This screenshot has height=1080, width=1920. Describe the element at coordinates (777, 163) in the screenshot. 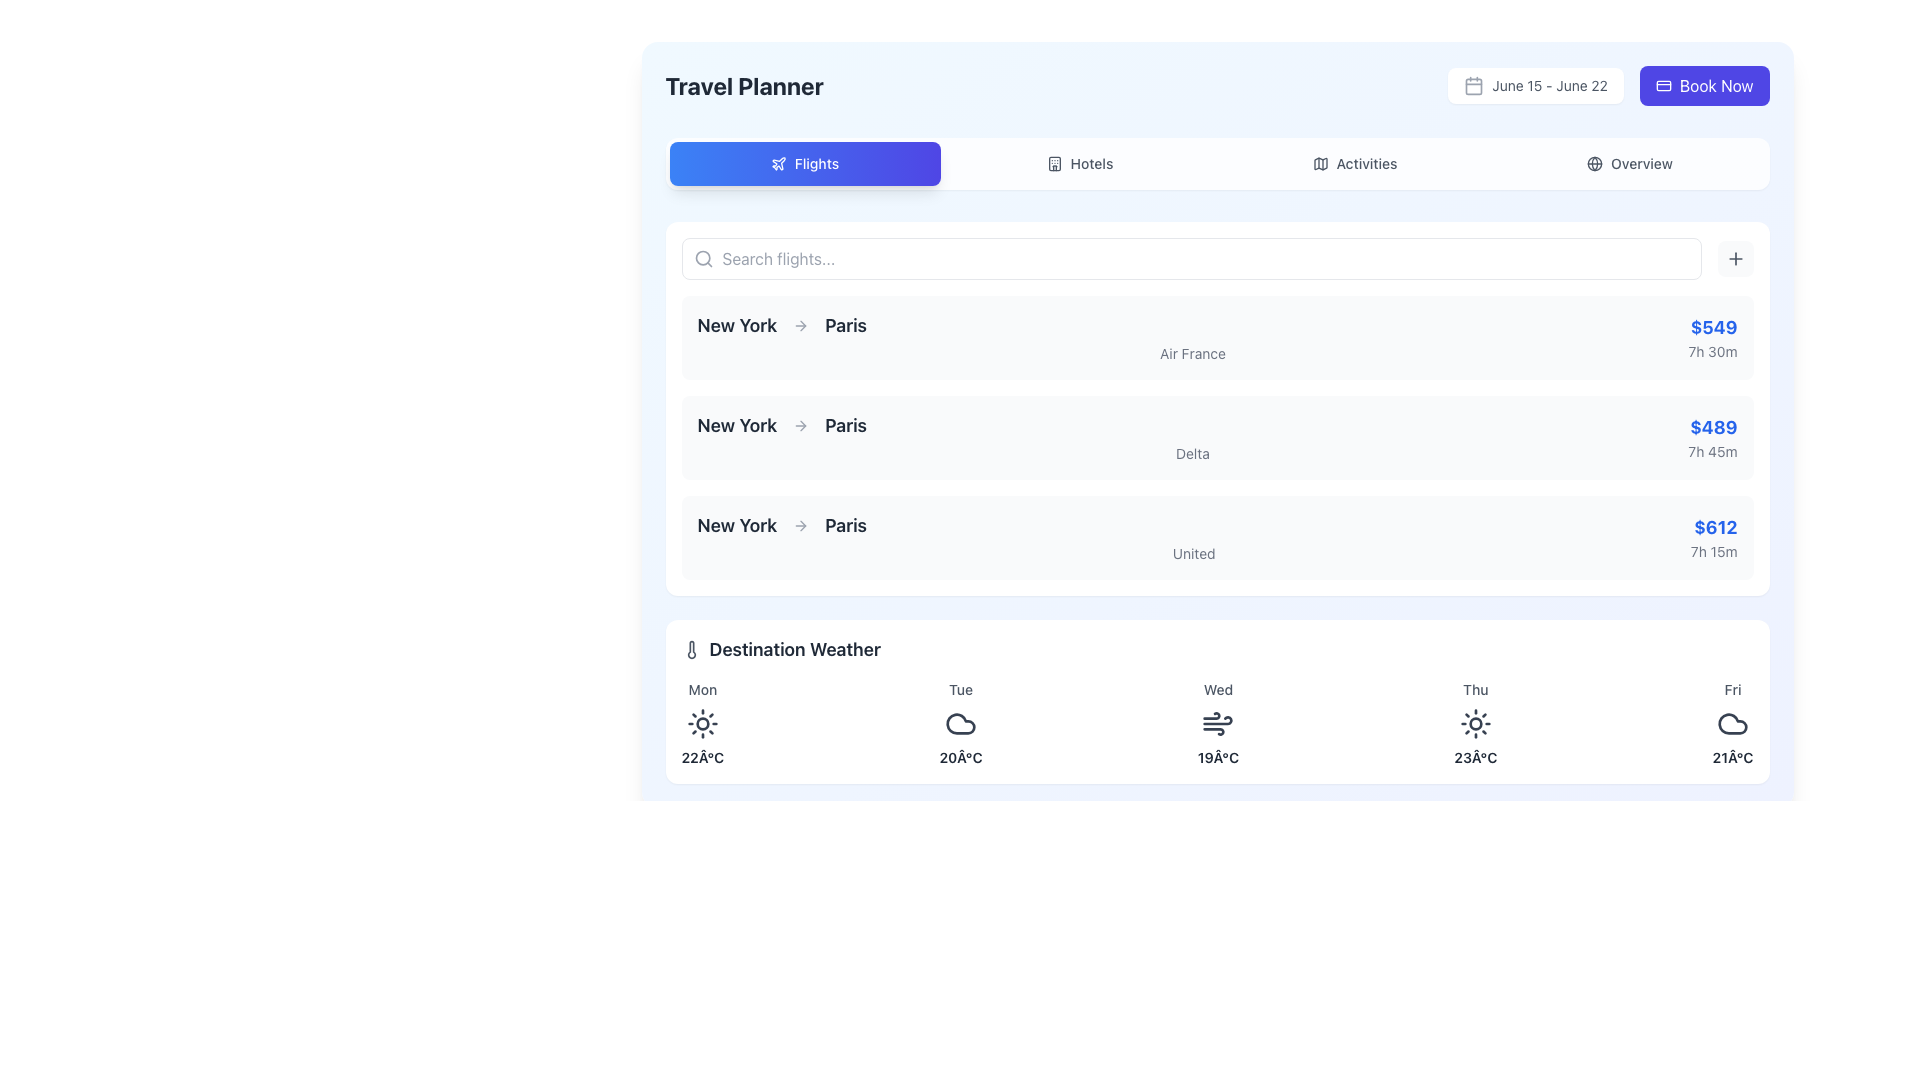

I see `the button containing the plane icon located to the left of the text 'Flights', which is positioned in the menu bar at the top of the interface` at that location.